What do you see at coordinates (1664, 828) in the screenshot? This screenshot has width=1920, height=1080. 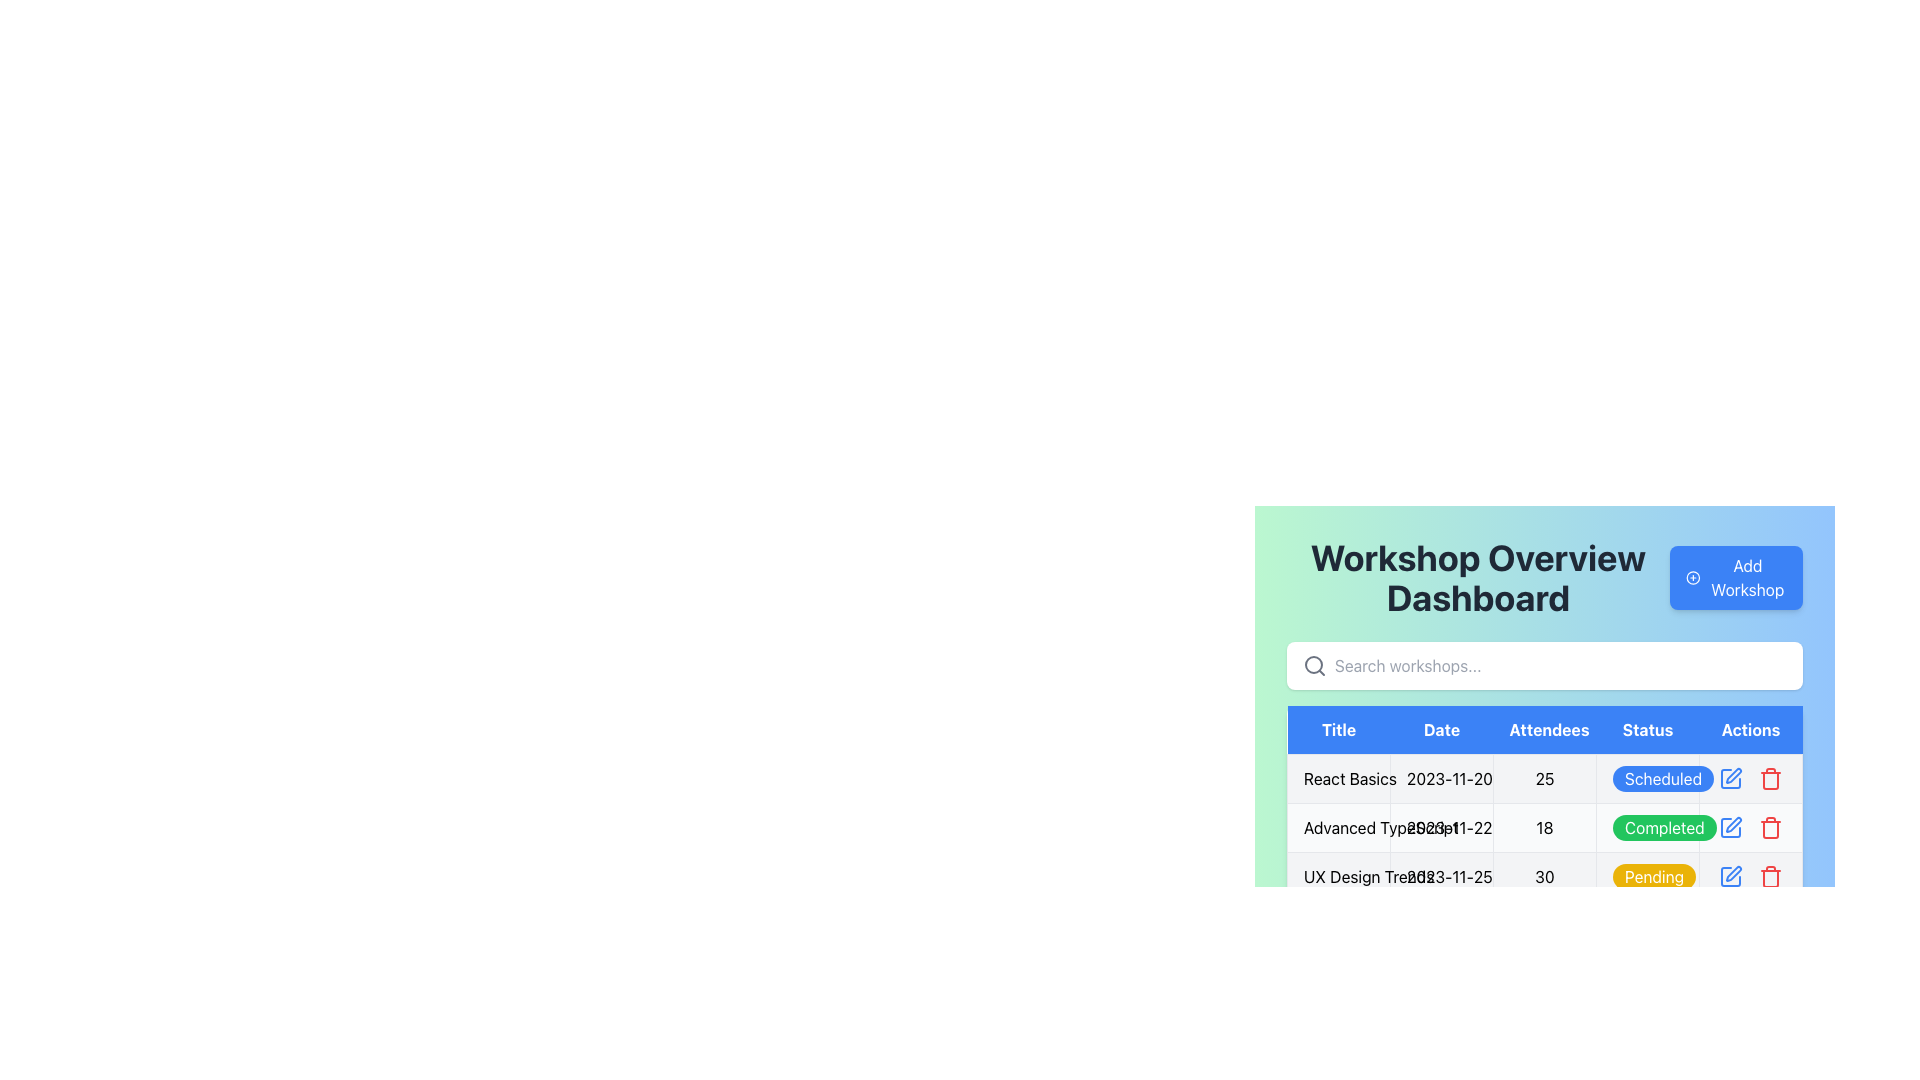 I see `the Status label styled as a rounded rectangle with a green background and white text reading 'Completed' located in the fourth column of the second row of the 'Workshop Overview Dashboard'` at bounding box center [1664, 828].